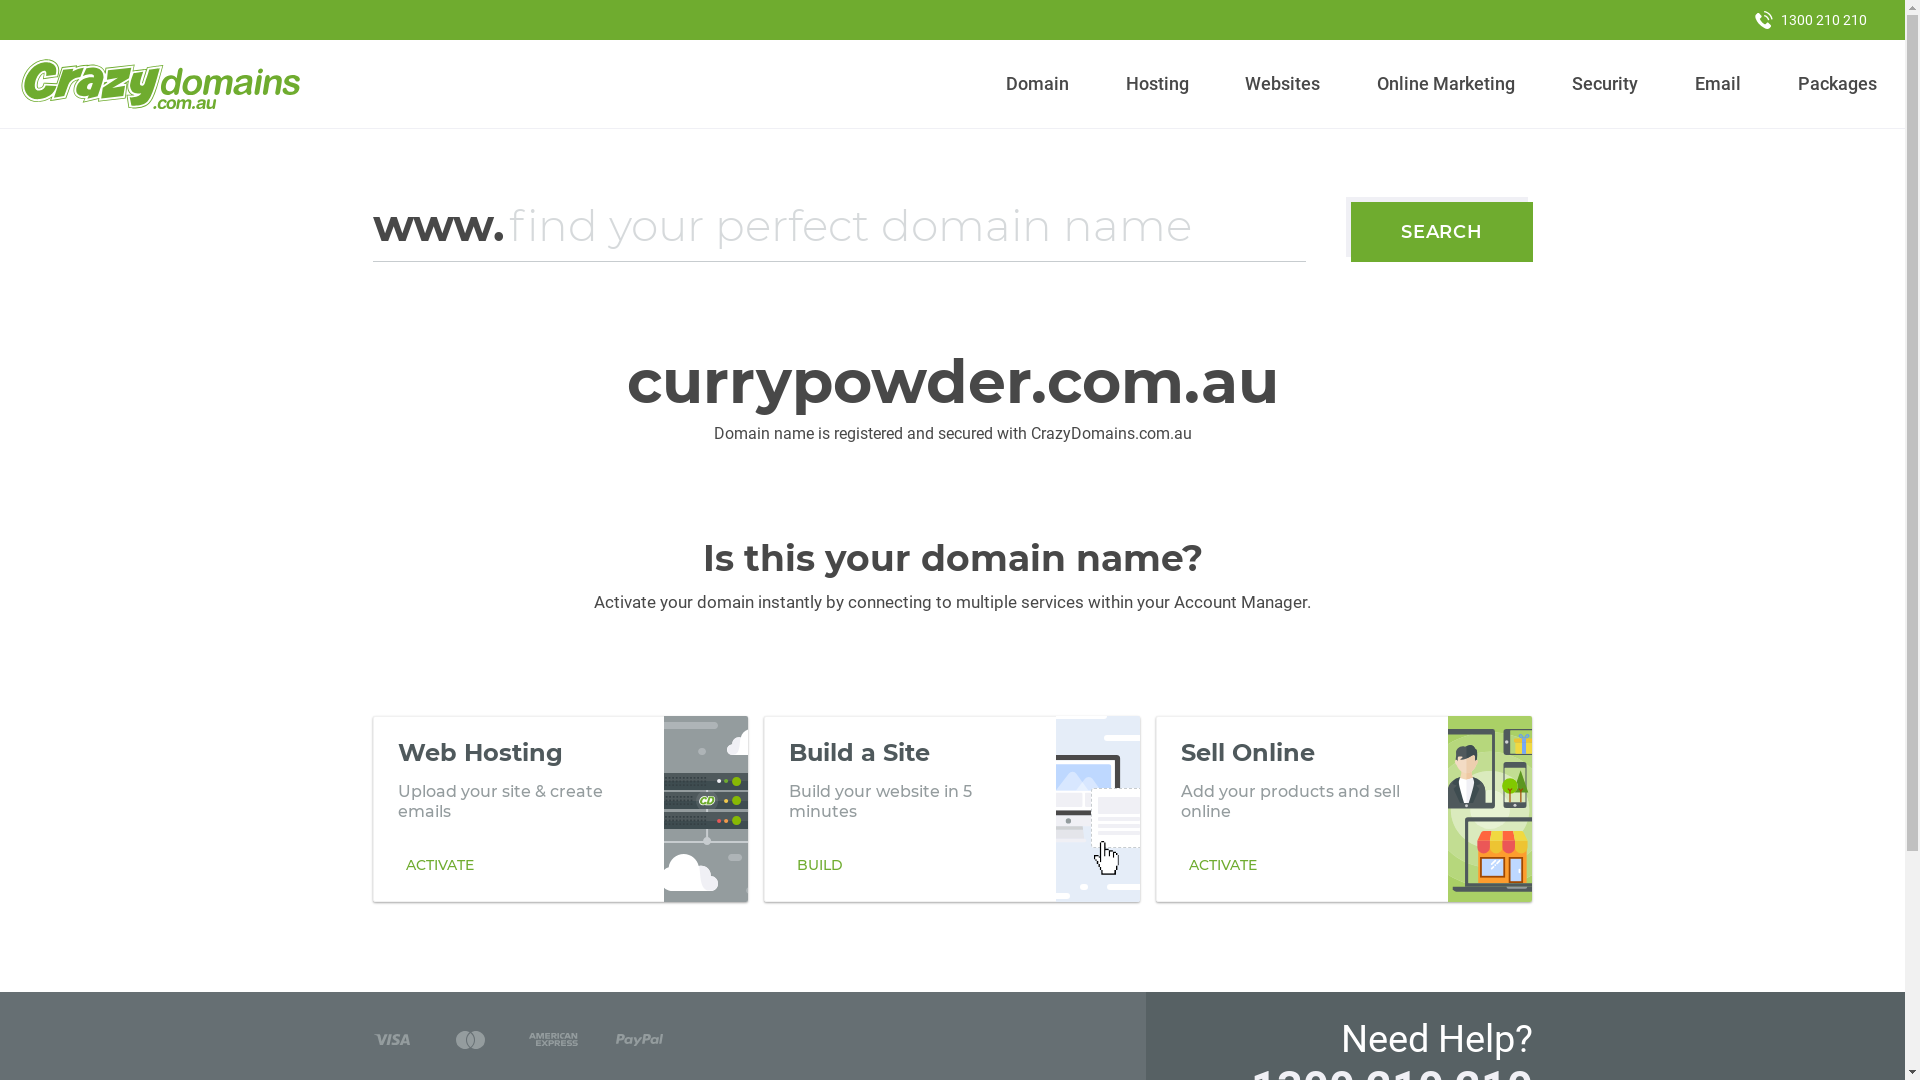 The height and width of the screenshot is (1080, 1920). Describe the element at coordinates (560, 808) in the screenshot. I see `'Web Hosting` at that location.